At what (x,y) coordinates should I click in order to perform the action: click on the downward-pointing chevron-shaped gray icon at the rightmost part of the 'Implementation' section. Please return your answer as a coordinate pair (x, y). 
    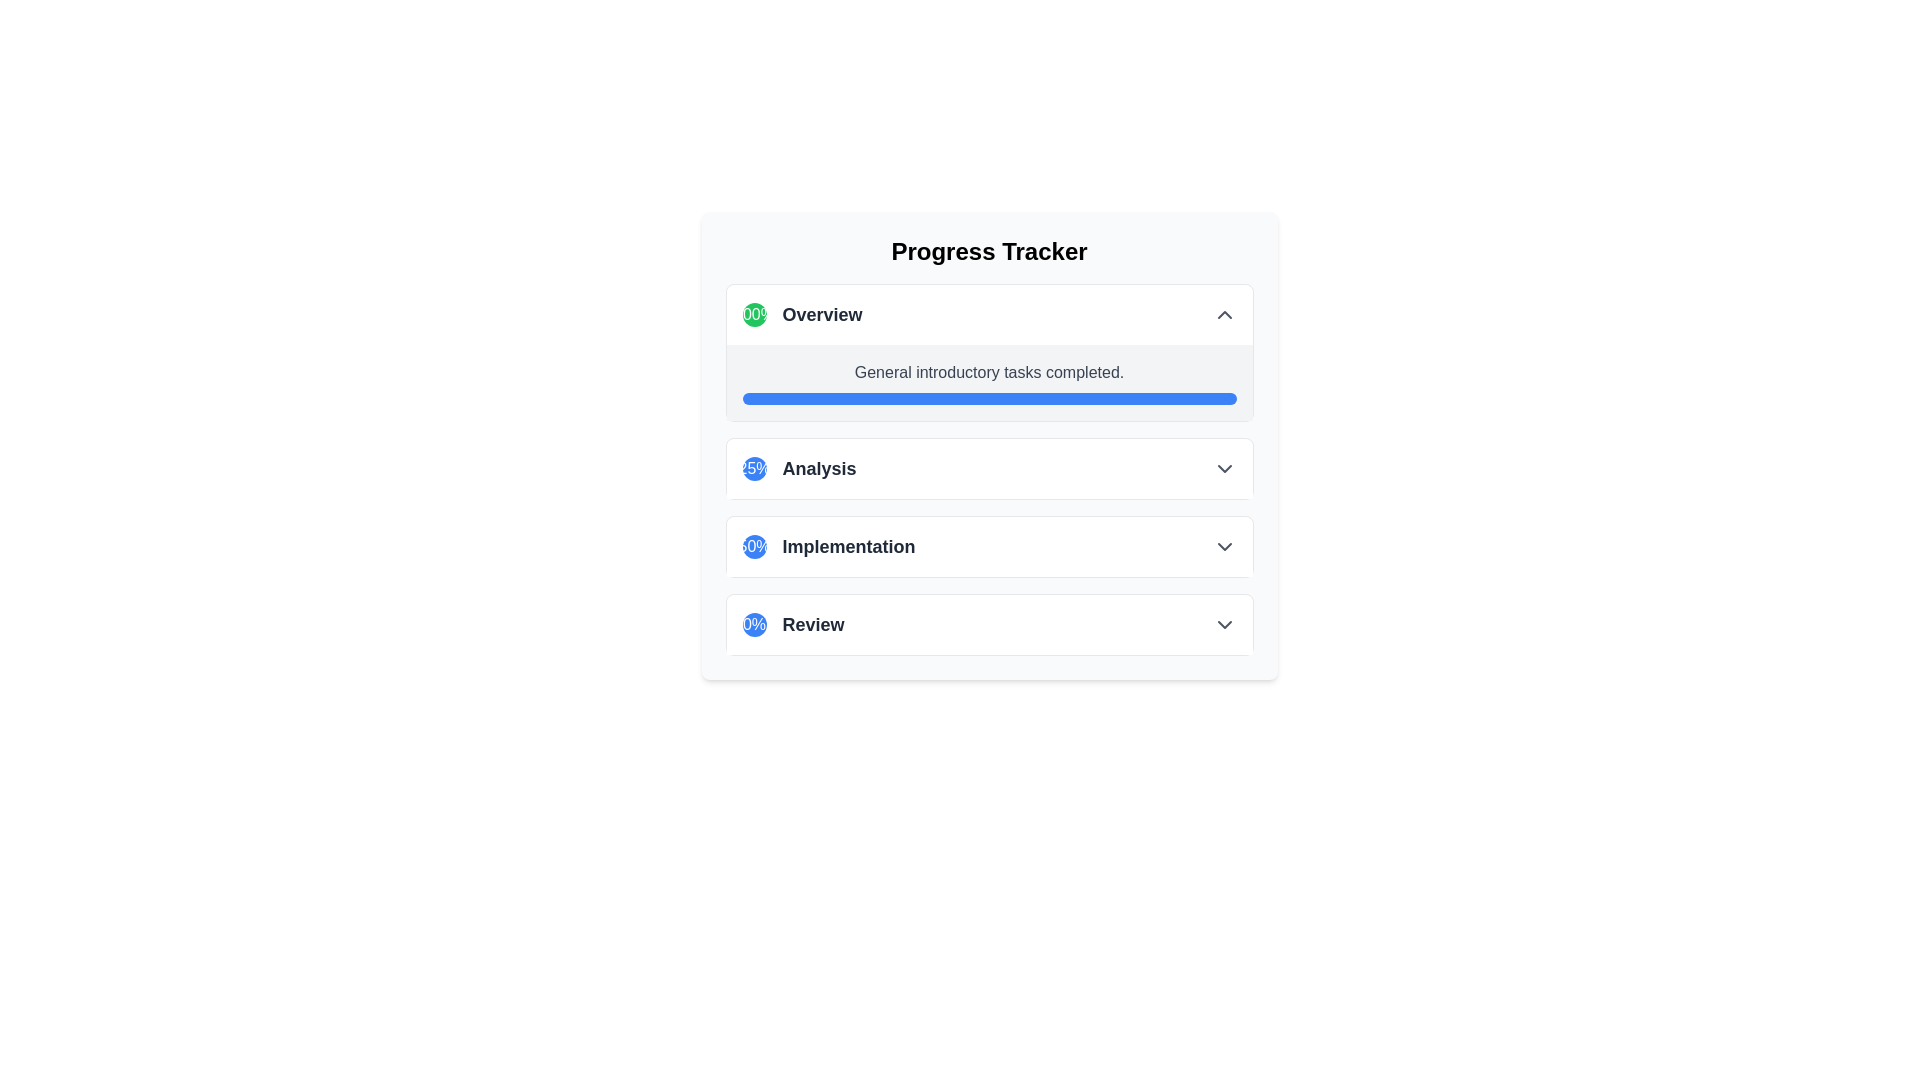
    Looking at the image, I should click on (1223, 547).